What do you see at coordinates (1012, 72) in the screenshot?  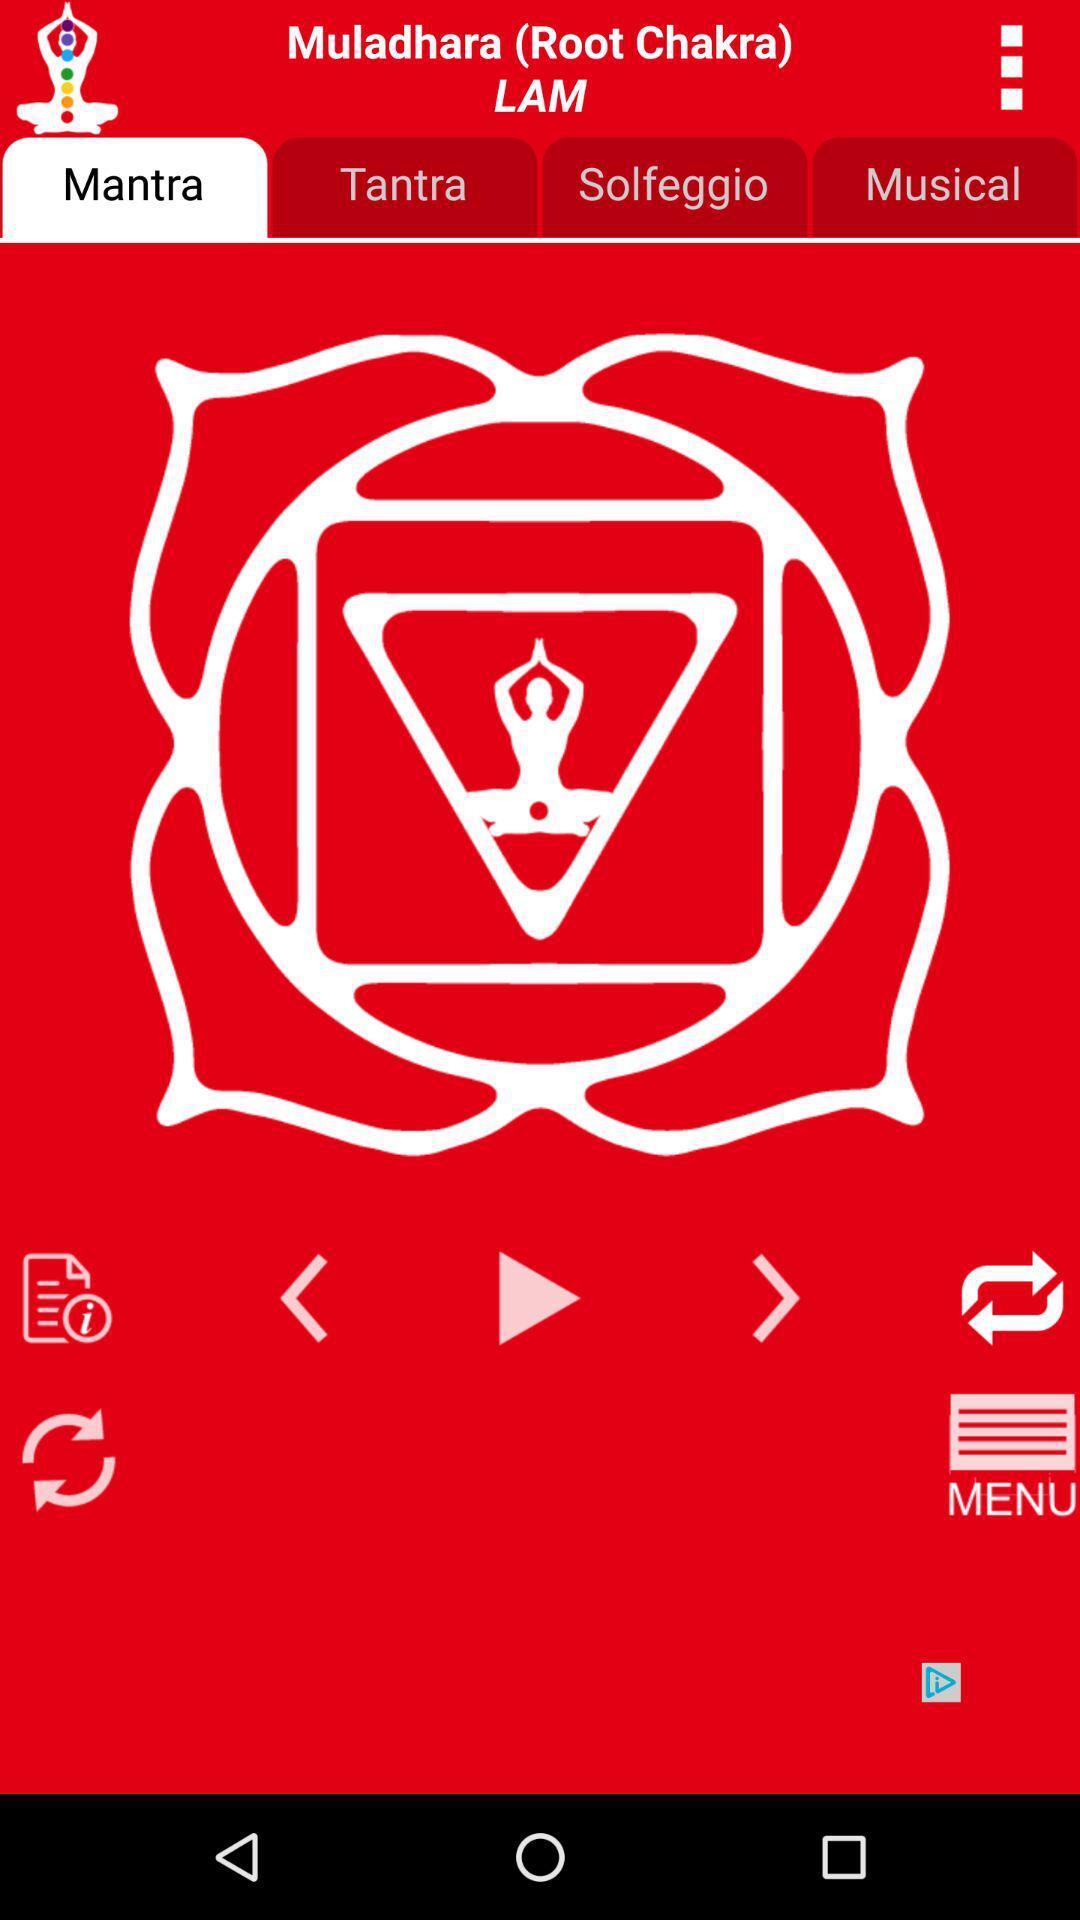 I see `the more icon` at bounding box center [1012, 72].